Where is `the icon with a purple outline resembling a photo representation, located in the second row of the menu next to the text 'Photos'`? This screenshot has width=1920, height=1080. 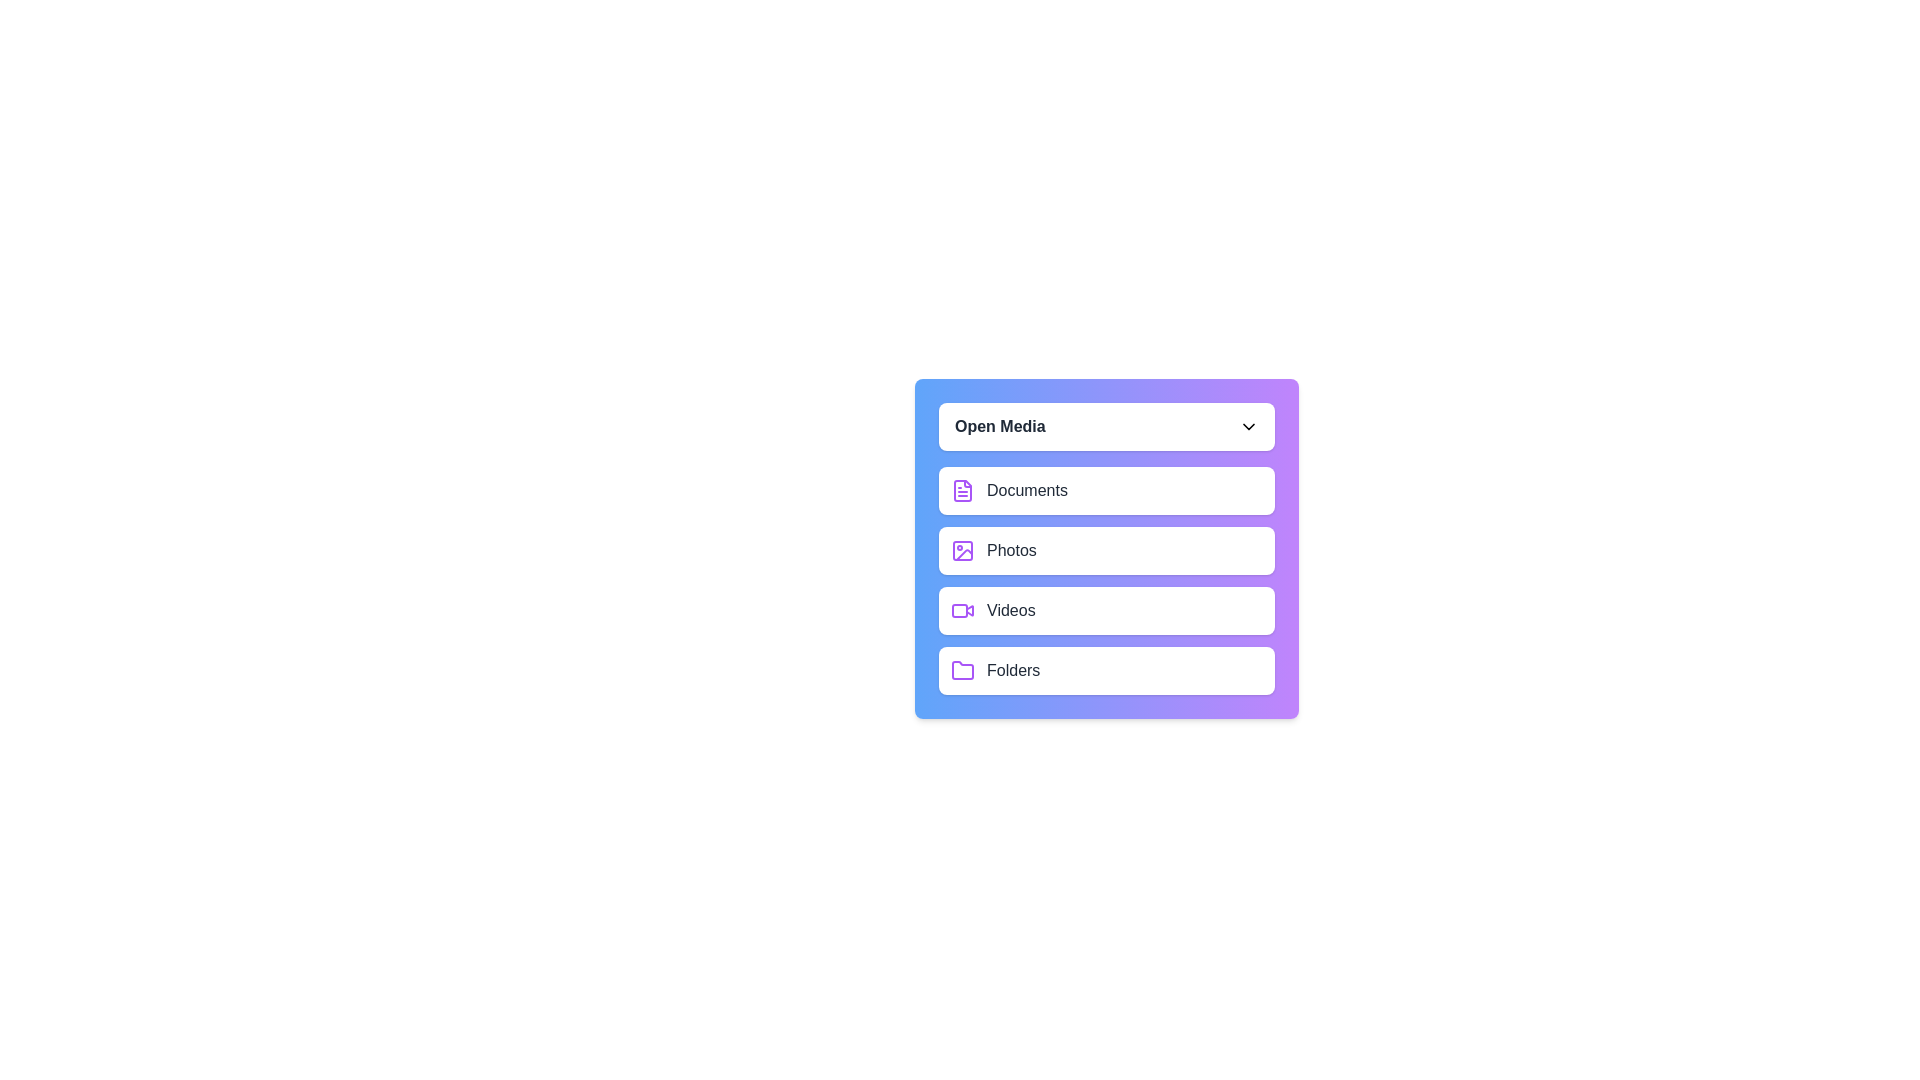 the icon with a purple outline resembling a photo representation, located in the second row of the menu next to the text 'Photos' is located at coordinates (963, 551).